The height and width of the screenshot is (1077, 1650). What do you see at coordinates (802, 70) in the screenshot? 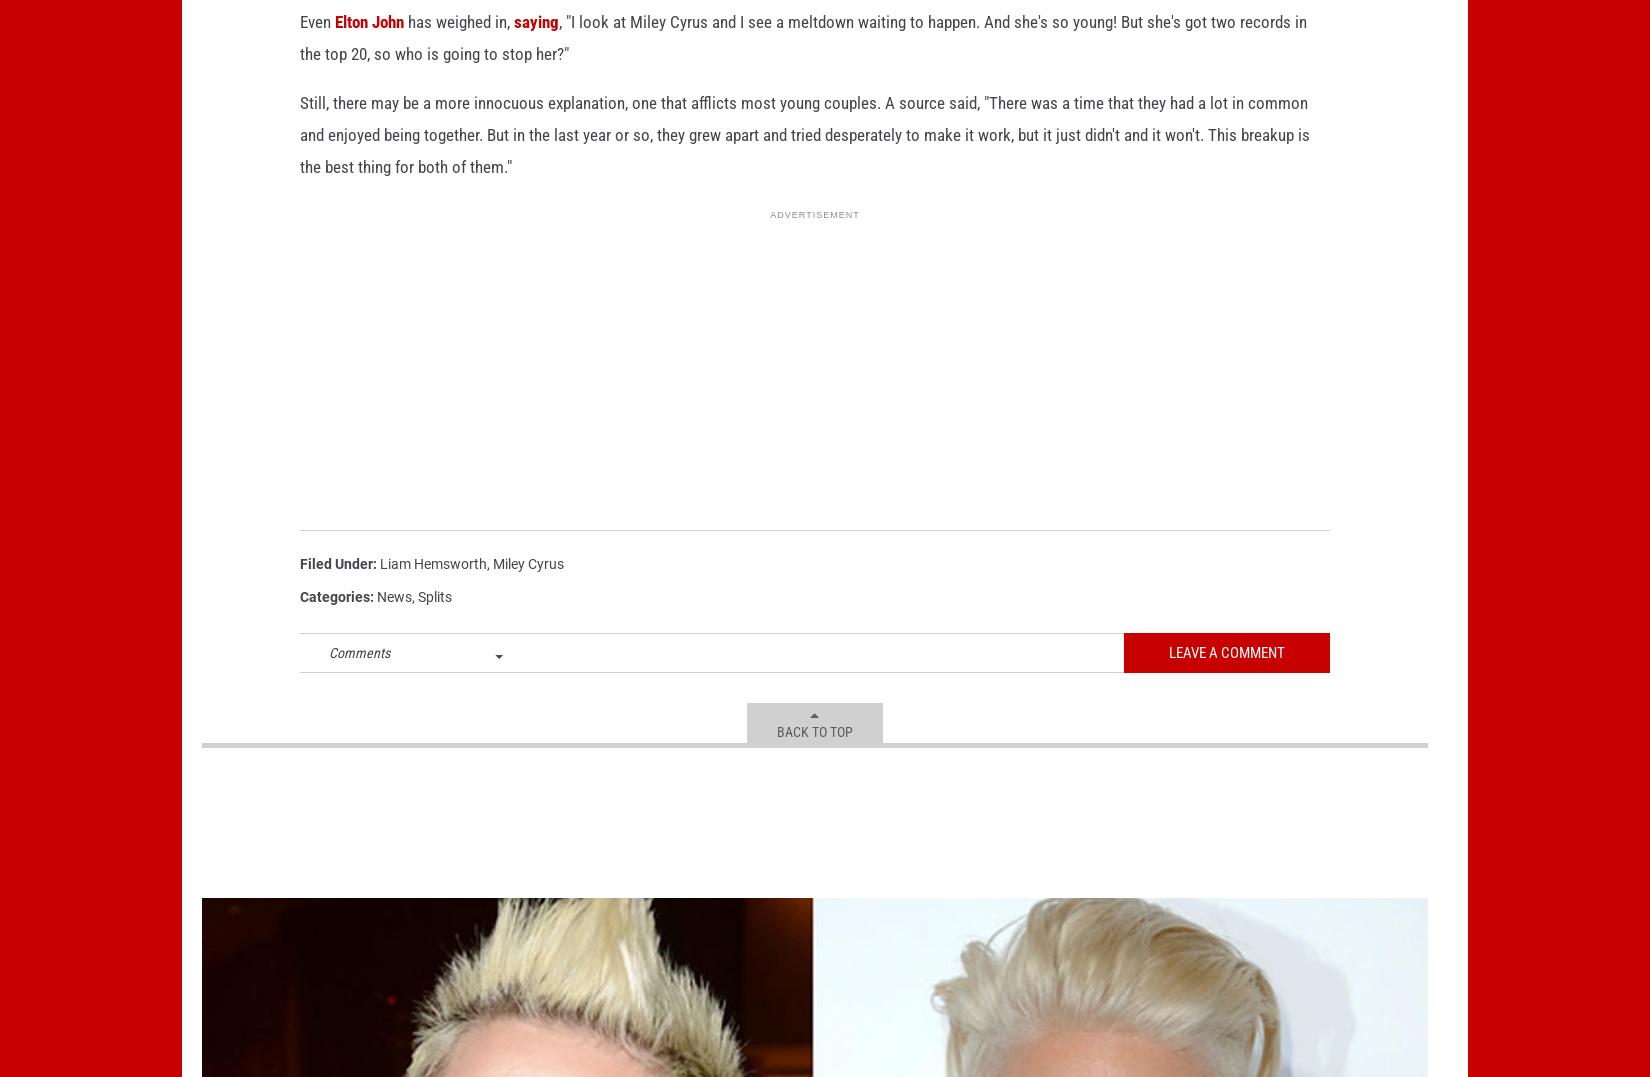
I see `', "I look at Miley Cyrus and I see a meltdown waiting to happen. And she's so young! But she's got two records in the top 20, so who is going to stop her?"'` at bounding box center [802, 70].